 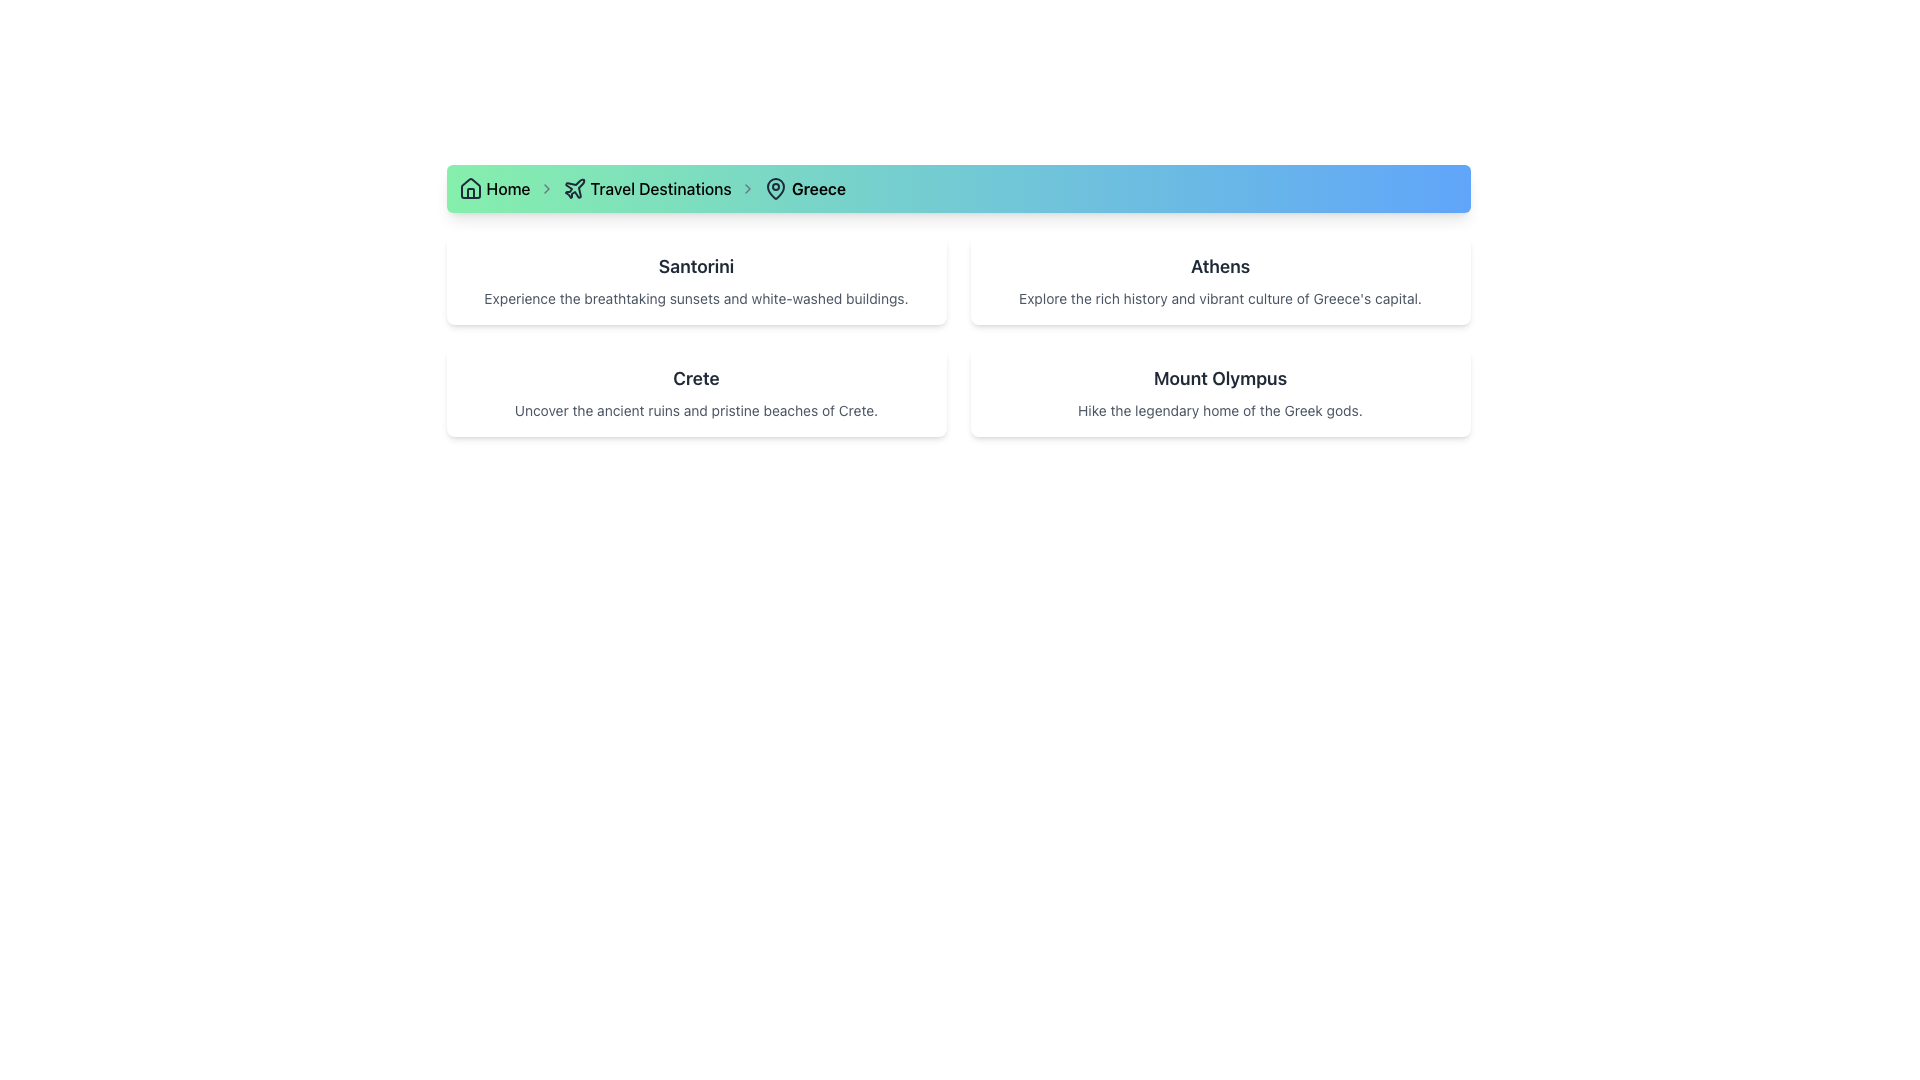 What do you see at coordinates (804, 189) in the screenshot?
I see `the third item in the breadcrumb navigation bar, which indicates the current location or selected destination, providing contextual information to the user` at bounding box center [804, 189].